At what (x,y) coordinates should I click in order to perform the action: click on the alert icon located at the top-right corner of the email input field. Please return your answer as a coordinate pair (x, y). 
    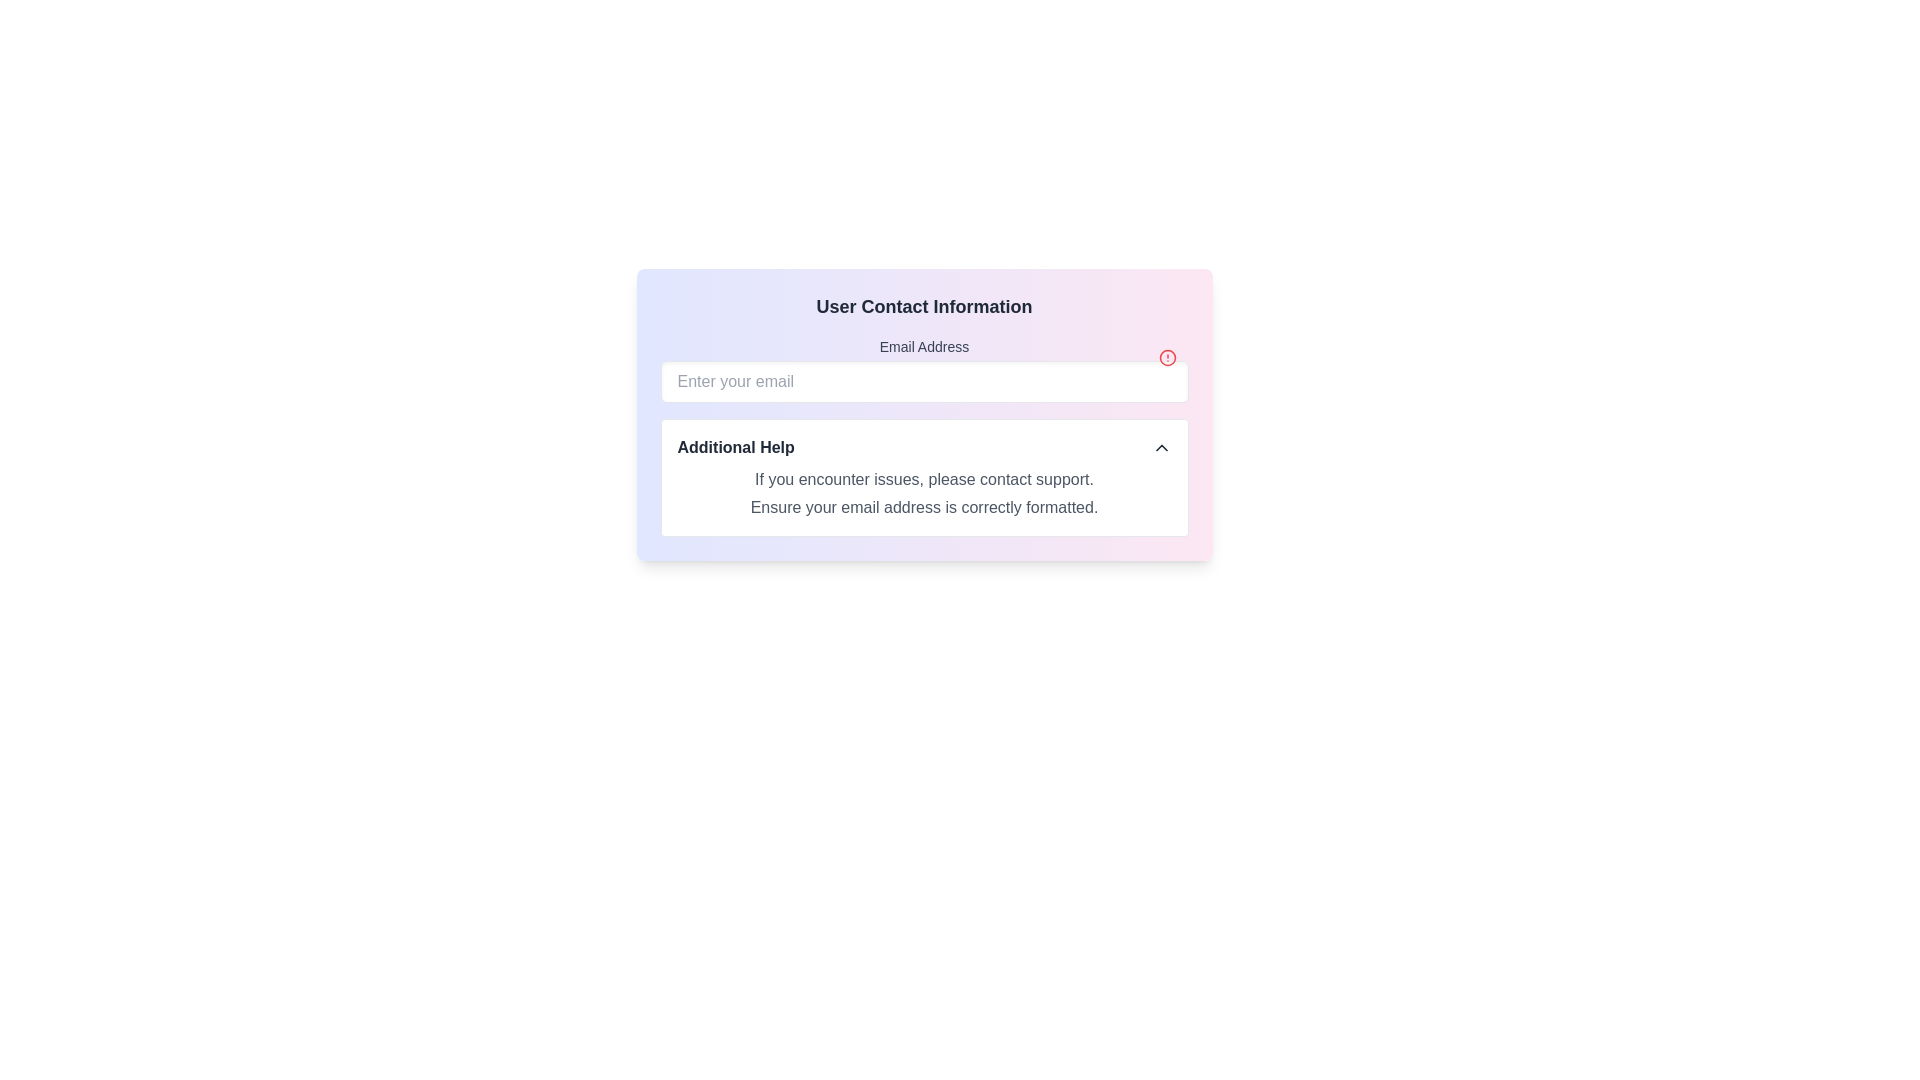
    Looking at the image, I should click on (1167, 357).